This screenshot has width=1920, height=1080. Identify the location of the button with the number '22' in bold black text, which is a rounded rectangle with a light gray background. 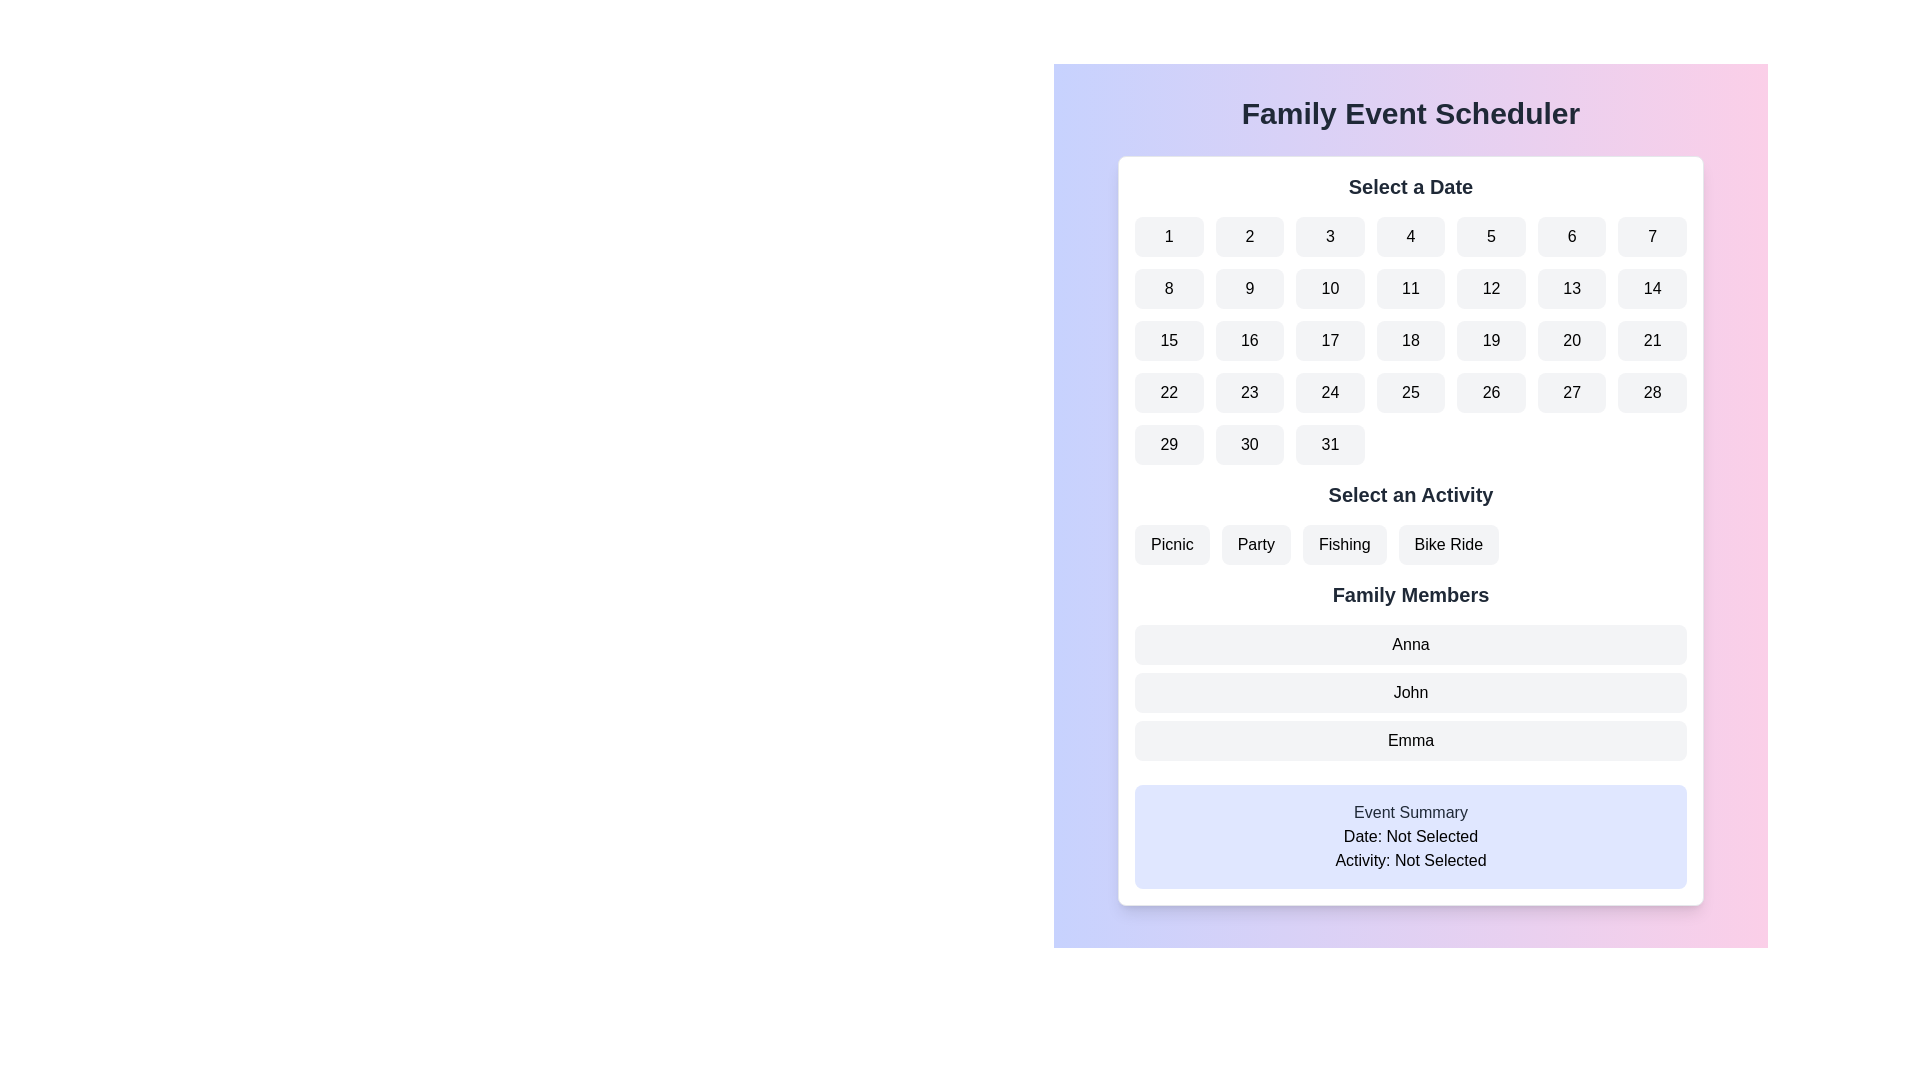
(1169, 393).